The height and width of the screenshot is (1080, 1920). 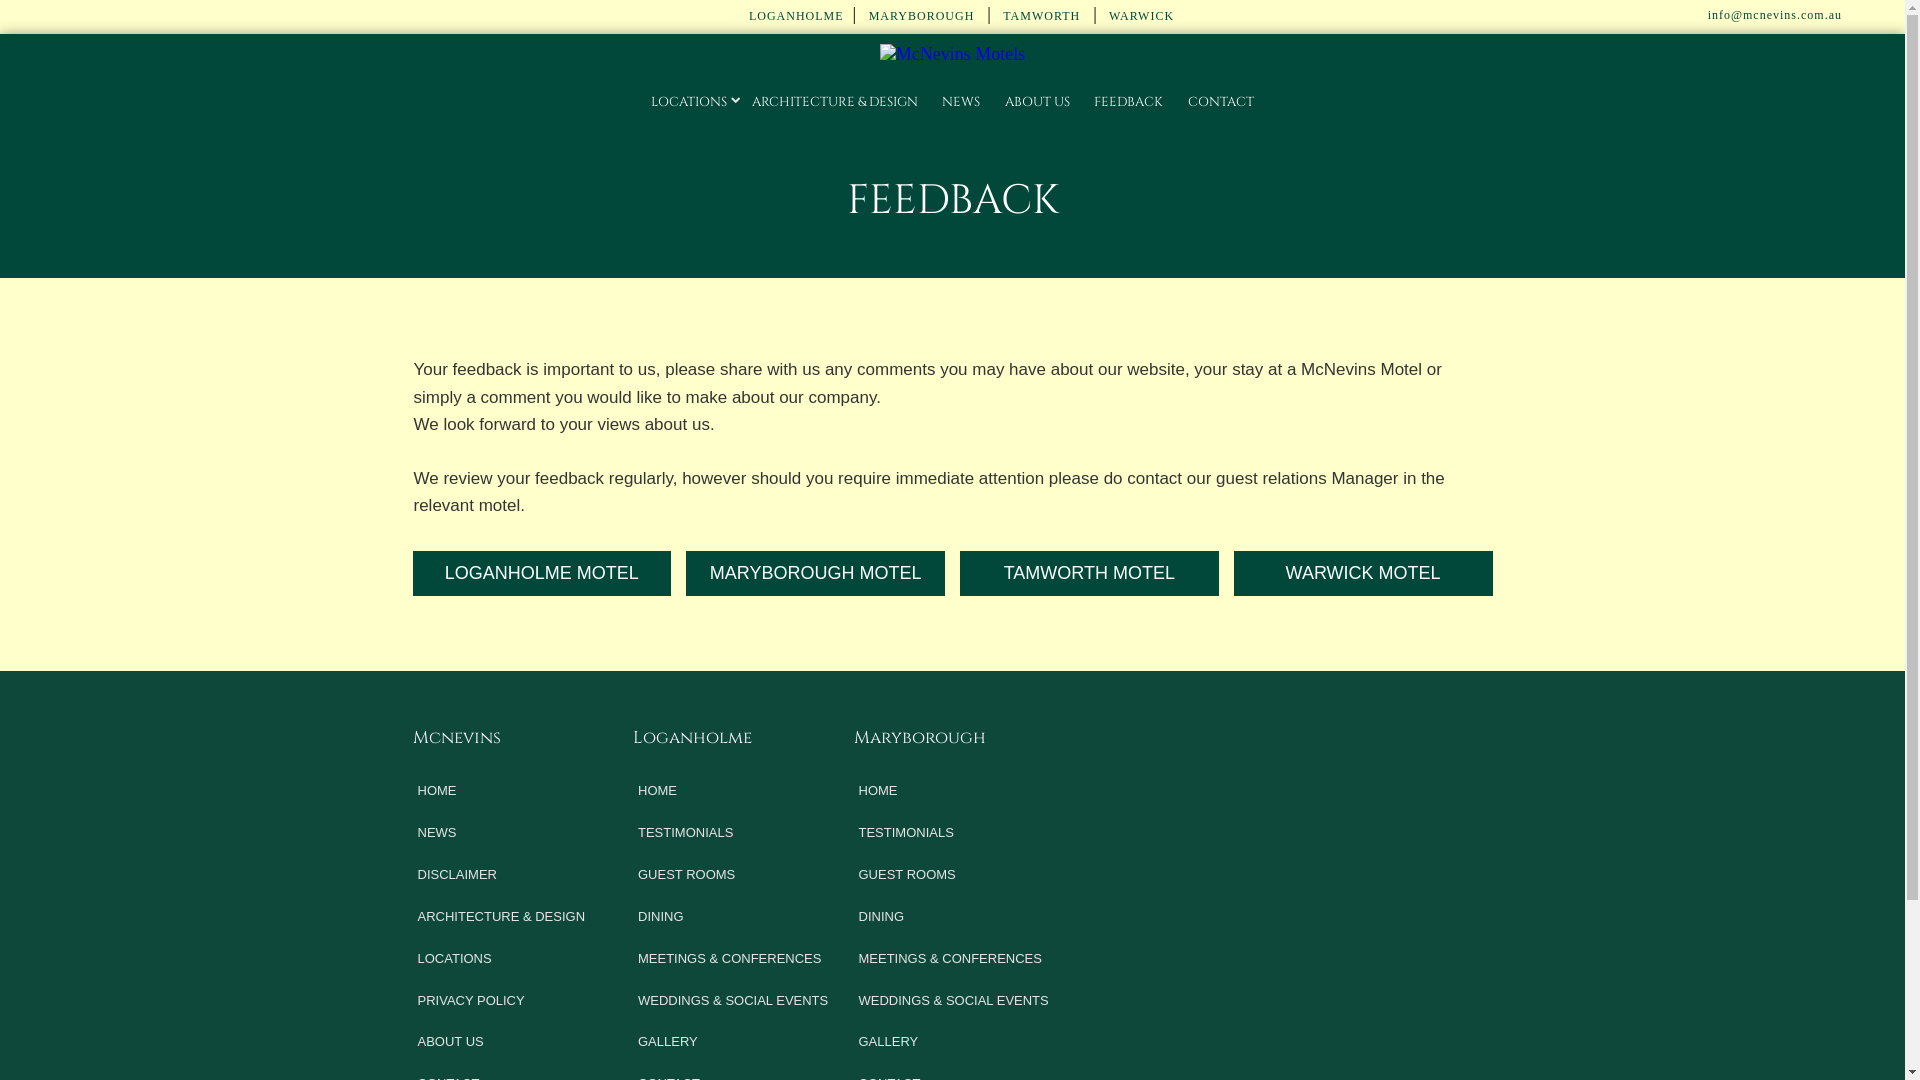 What do you see at coordinates (742, 958) in the screenshot?
I see `'MEETINGS & CONFERENCES'` at bounding box center [742, 958].